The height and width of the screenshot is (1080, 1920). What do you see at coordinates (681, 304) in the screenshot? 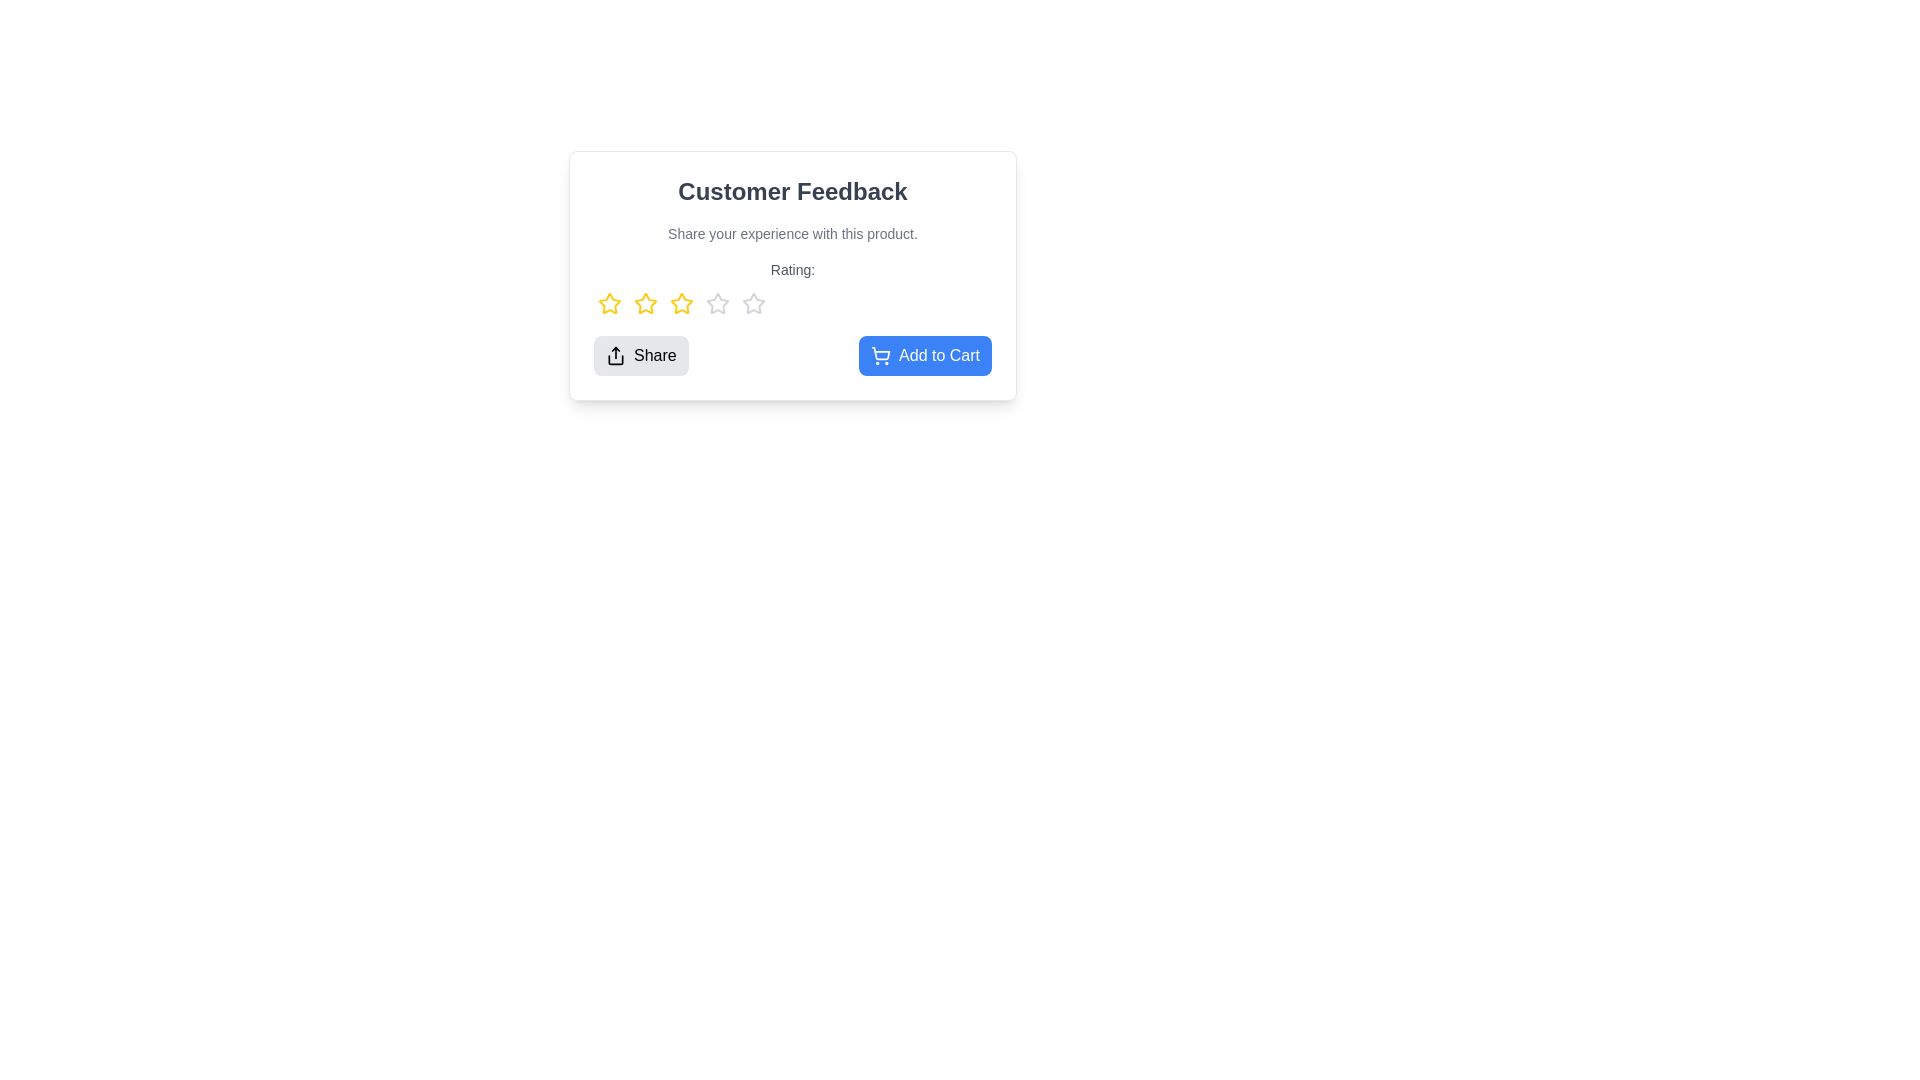
I see `the star corresponding to the desired rating value 3` at bounding box center [681, 304].